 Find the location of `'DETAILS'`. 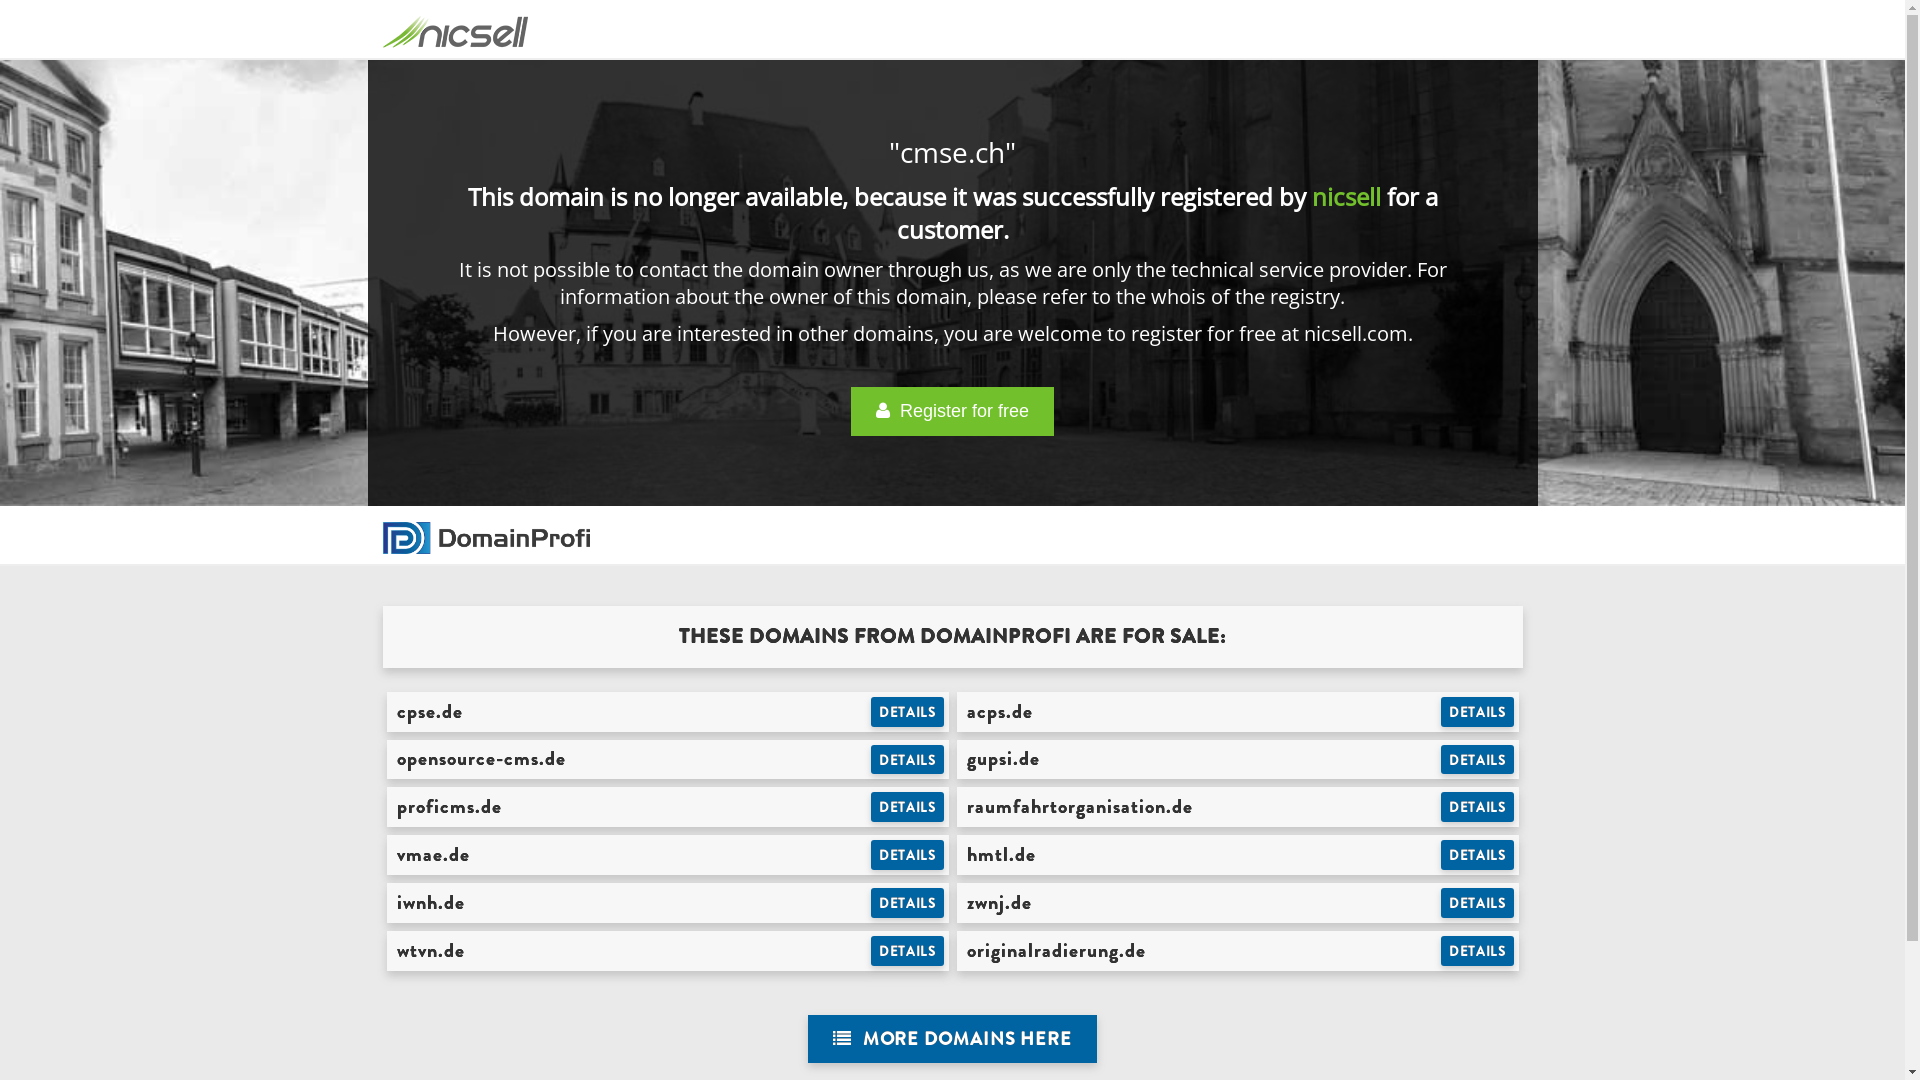

'DETAILS' is located at coordinates (906, 805).